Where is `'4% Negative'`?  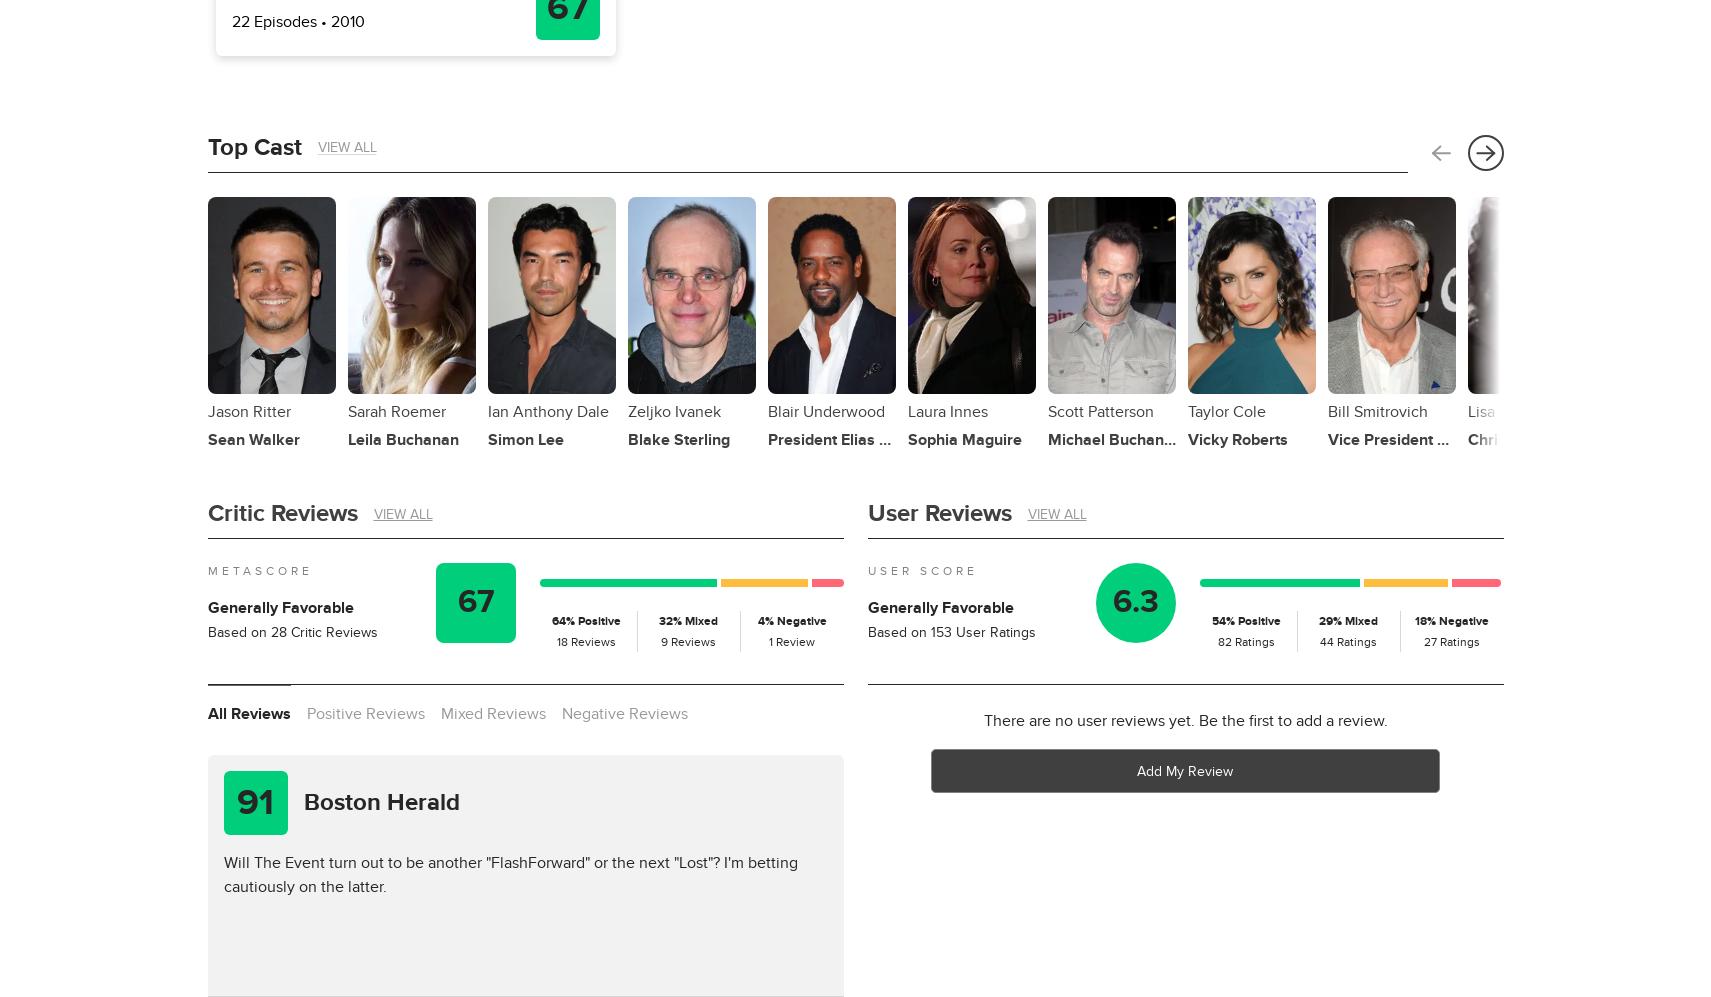
'4% Negative' is located at coordinates (790, 620).